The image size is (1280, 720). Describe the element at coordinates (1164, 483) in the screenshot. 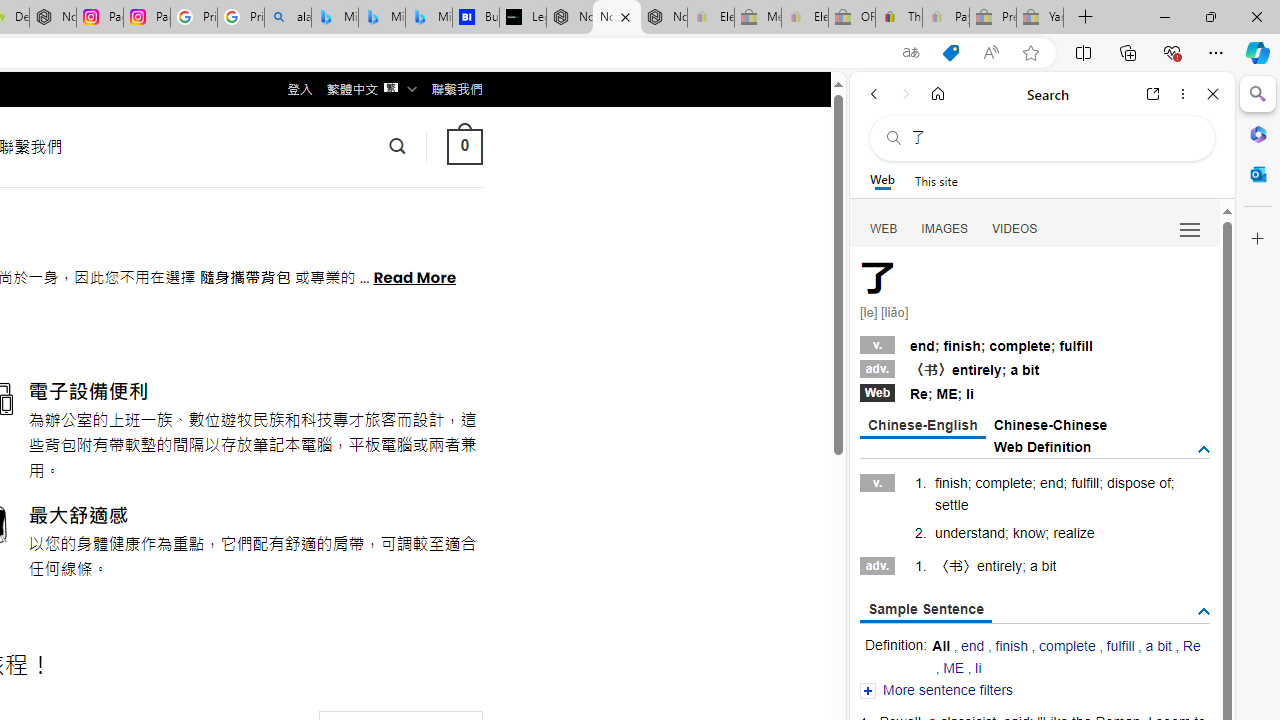

I see `'of'` at that location.